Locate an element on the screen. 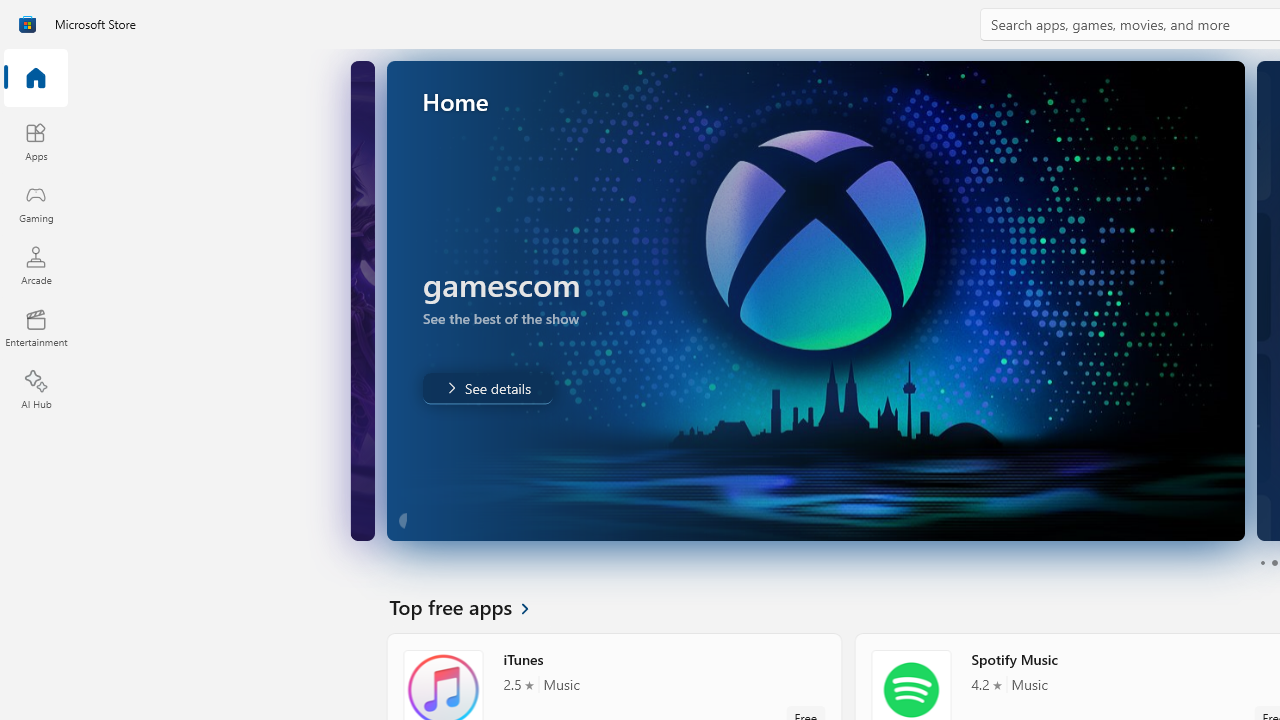 This screenshot has height=720, width=1280. 'Home' is located at coordinates (35, 78).